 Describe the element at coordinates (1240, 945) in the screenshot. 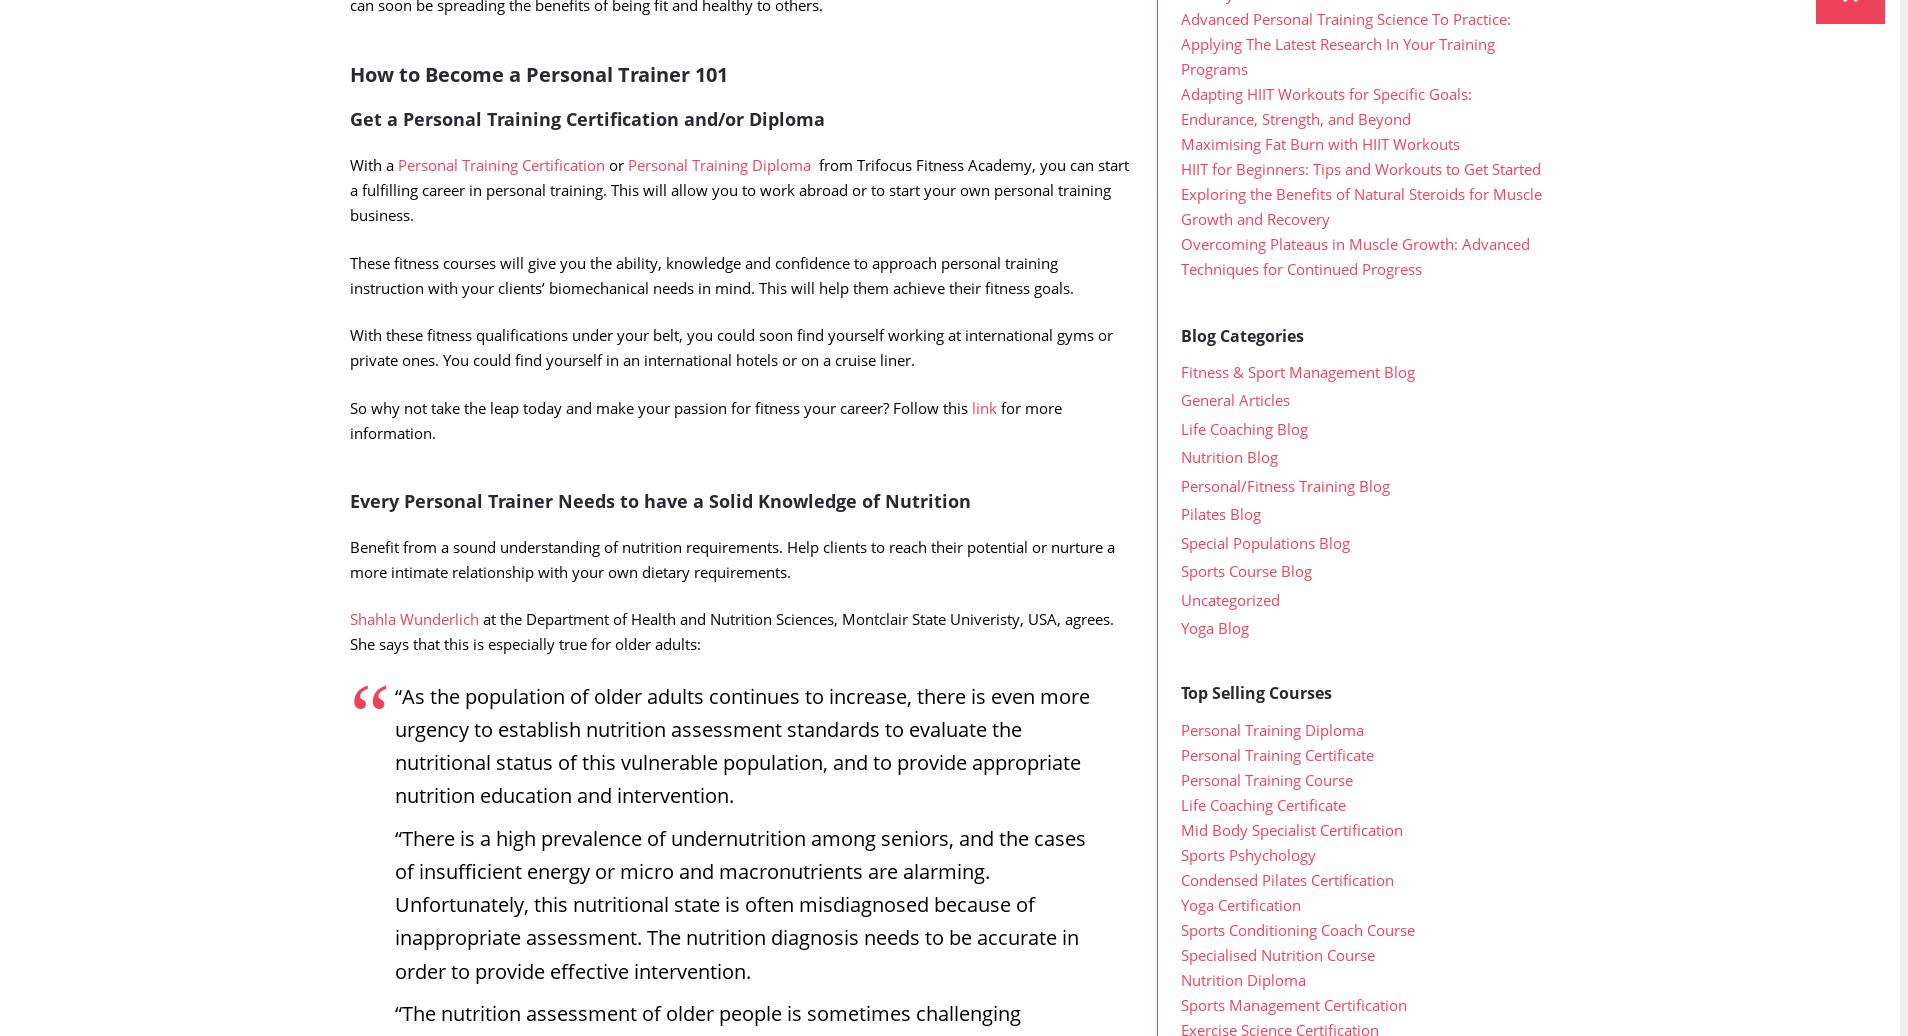

I see `'Yoga Certification'` at that location.